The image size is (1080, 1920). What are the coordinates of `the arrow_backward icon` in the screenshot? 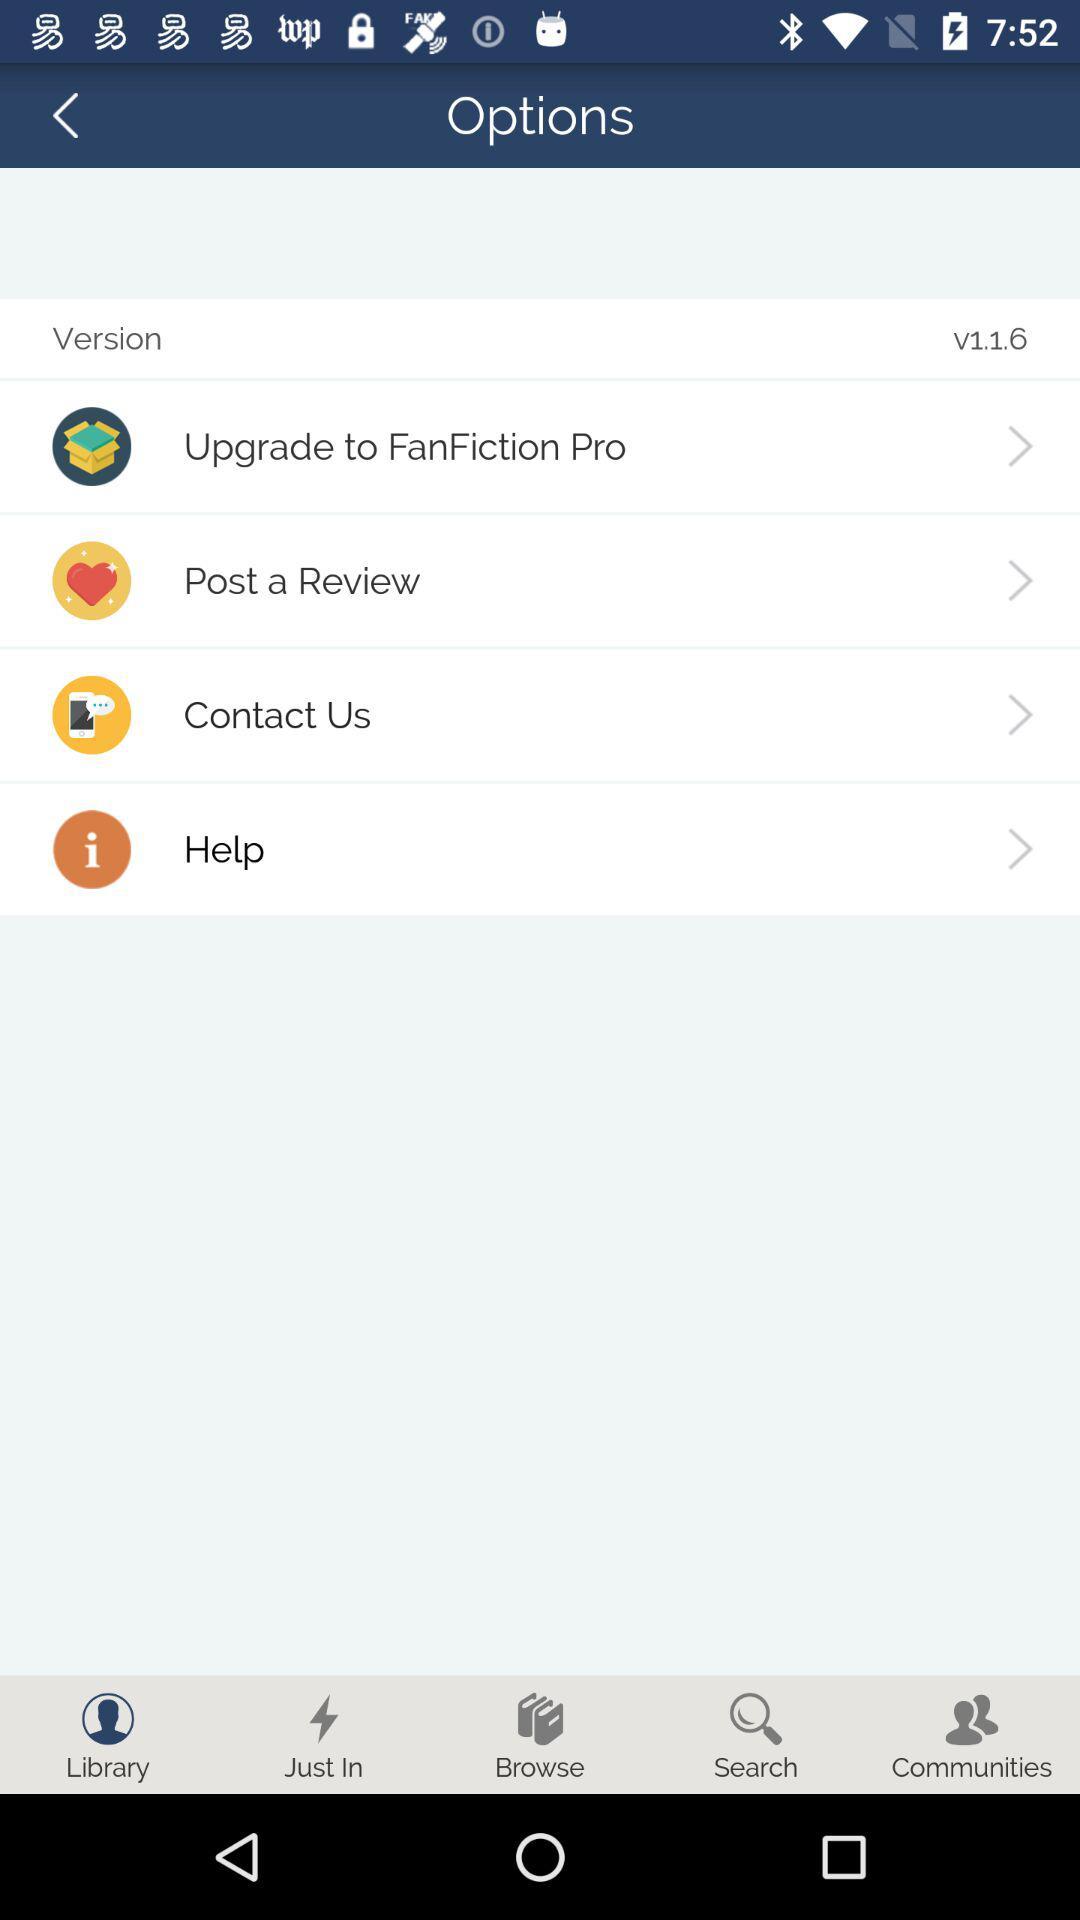 It's located at (77, 114).